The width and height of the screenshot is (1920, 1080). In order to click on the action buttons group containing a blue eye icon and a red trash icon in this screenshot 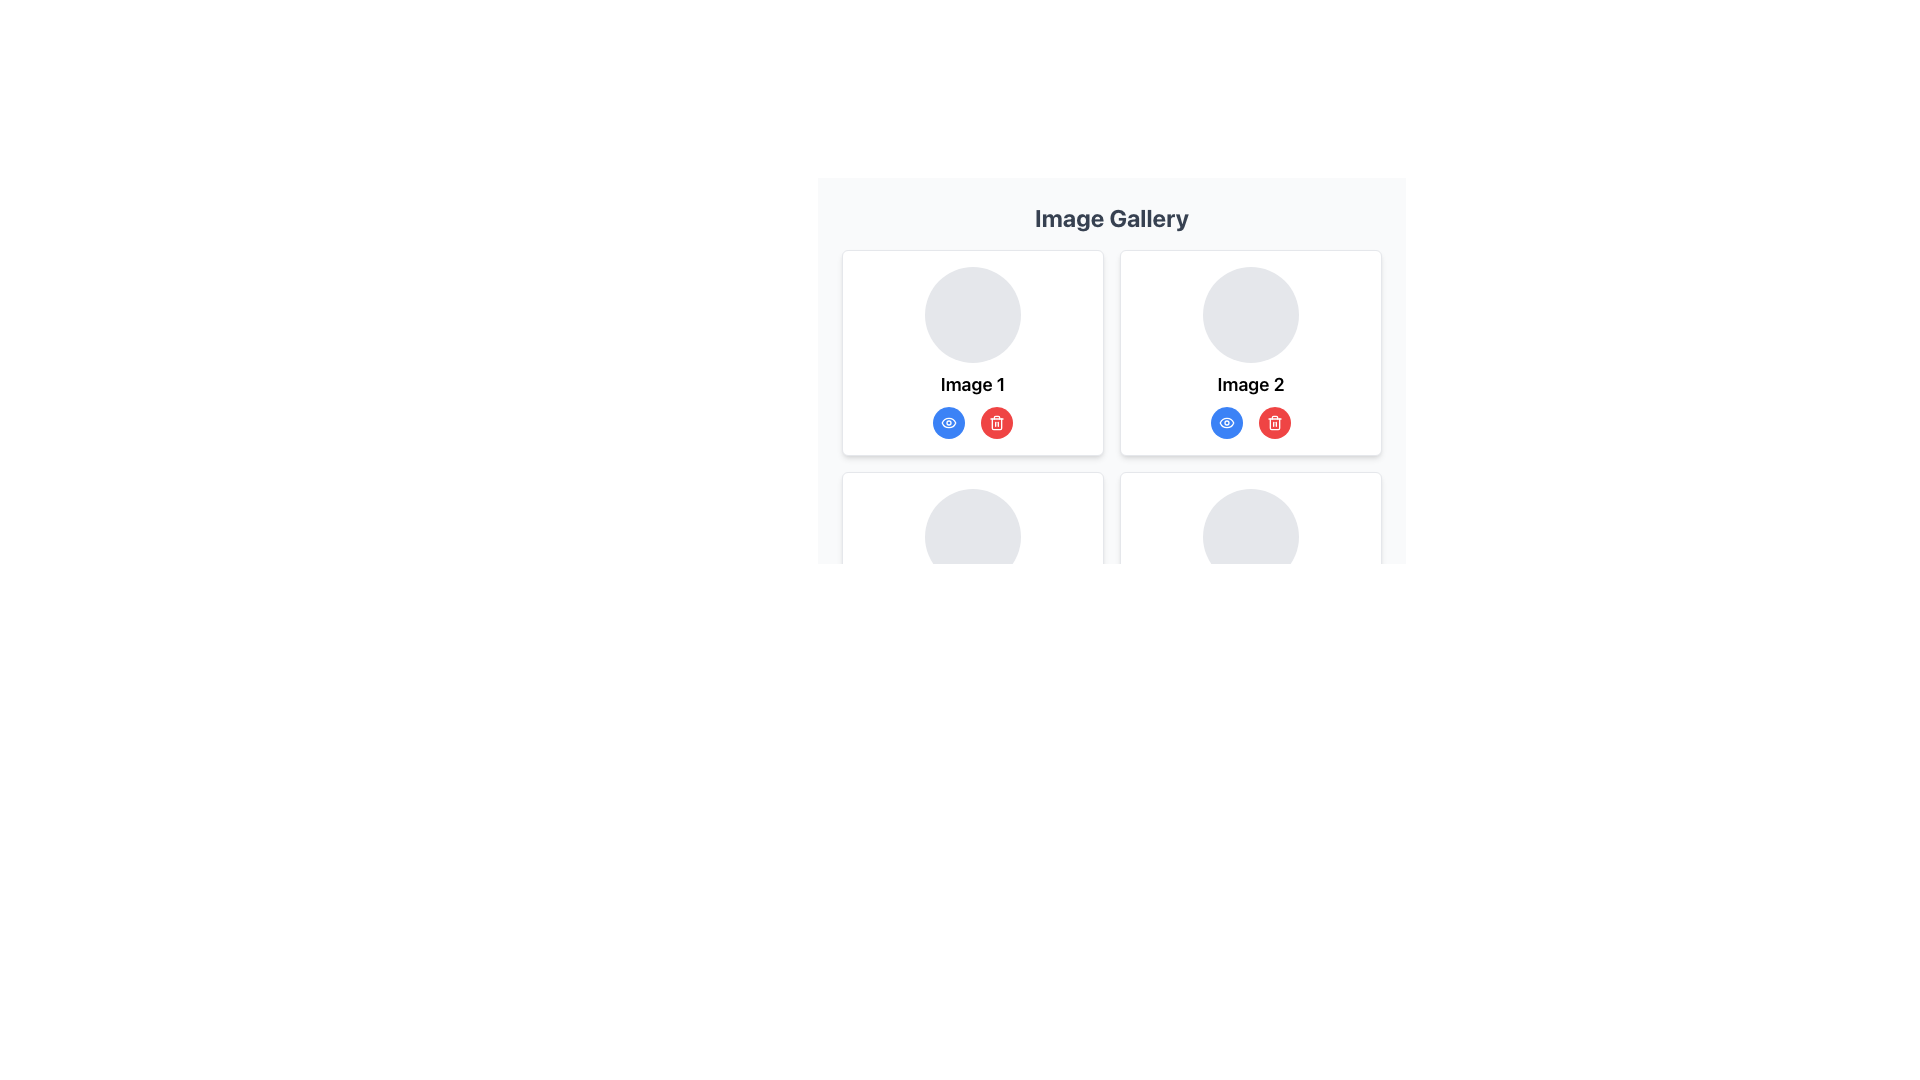, I will do `click(973, 422)`.